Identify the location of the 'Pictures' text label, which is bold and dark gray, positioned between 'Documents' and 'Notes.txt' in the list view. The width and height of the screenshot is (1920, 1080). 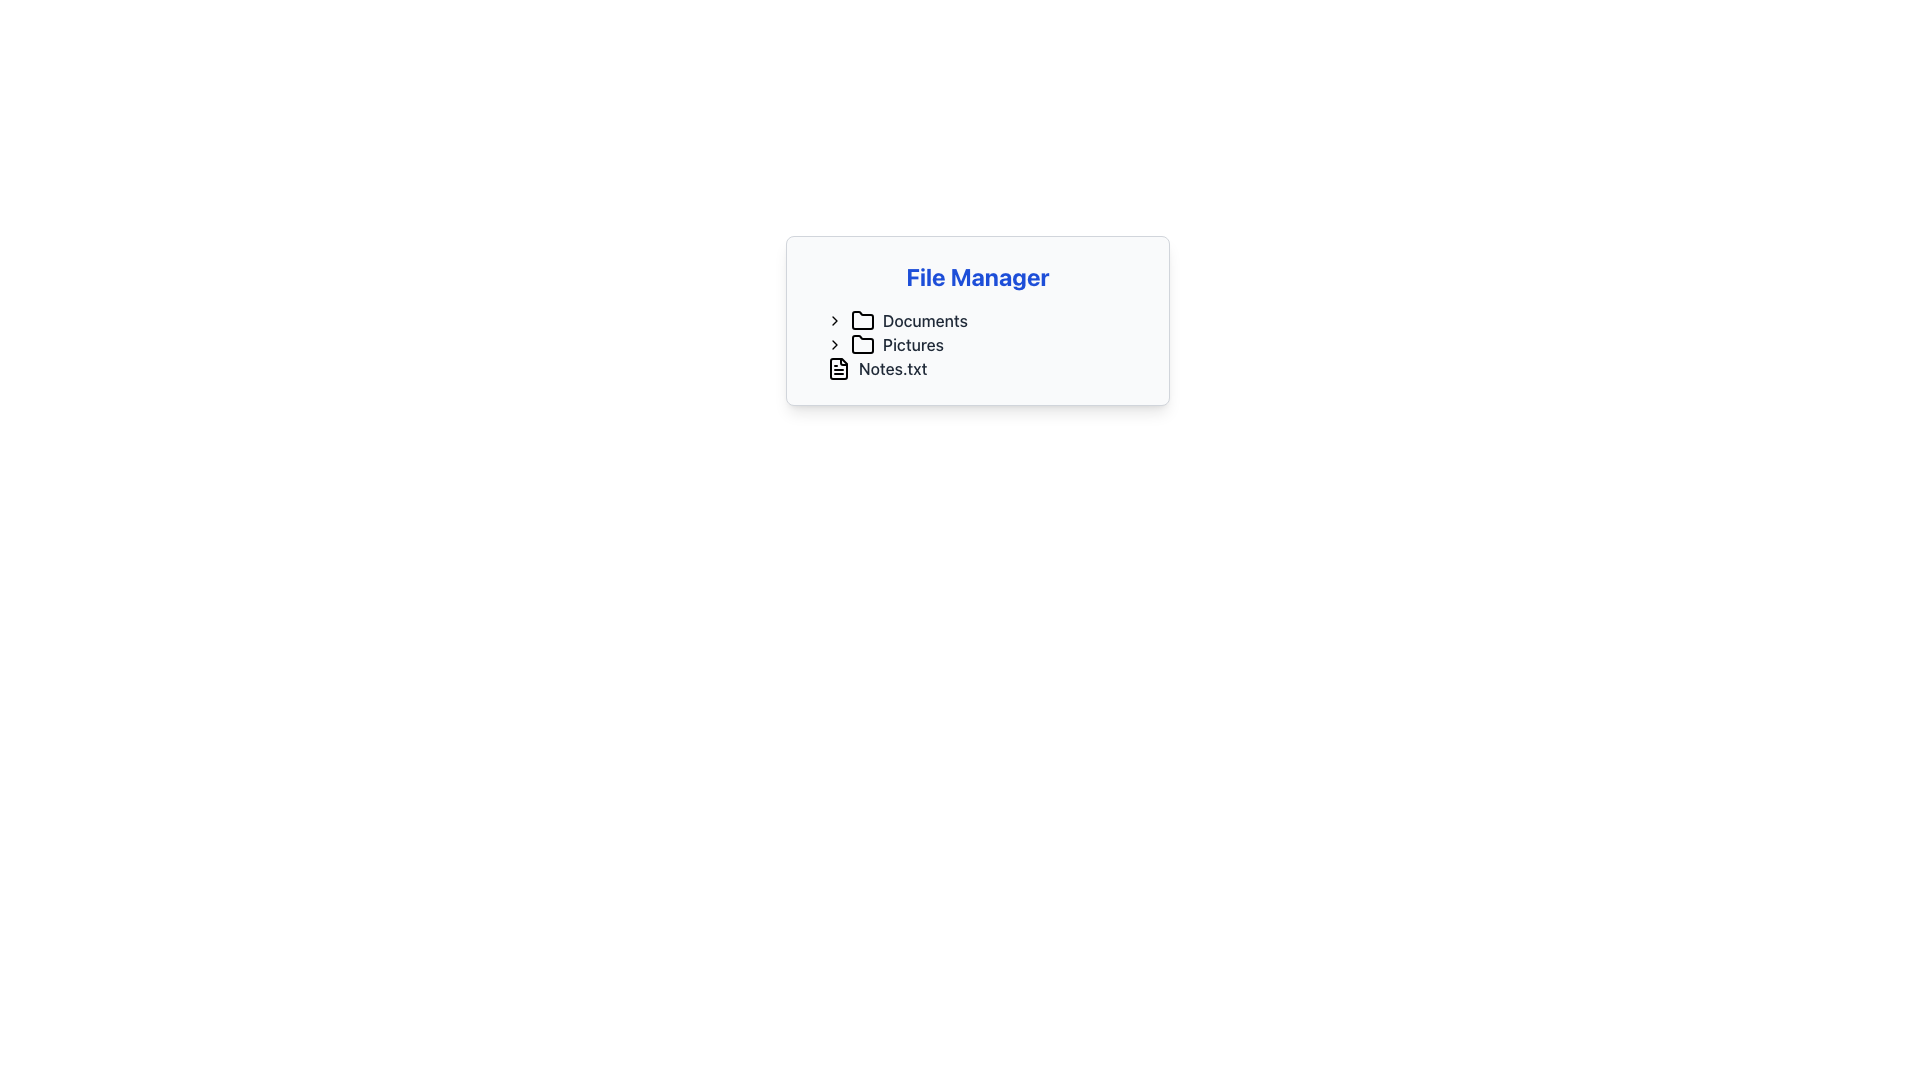
(912, 343).